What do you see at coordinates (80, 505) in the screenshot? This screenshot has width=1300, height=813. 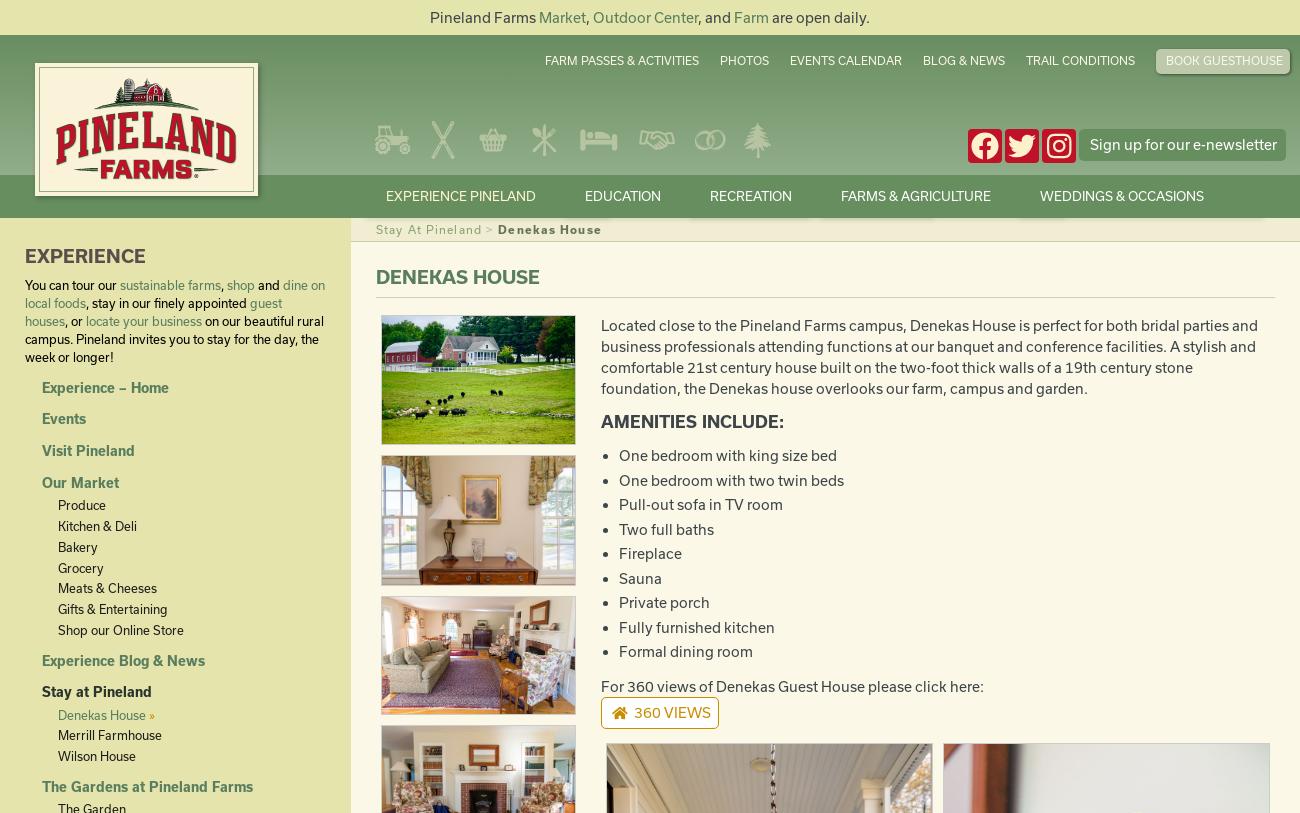 I see `'Produce'` at bounding box center [80, 505].